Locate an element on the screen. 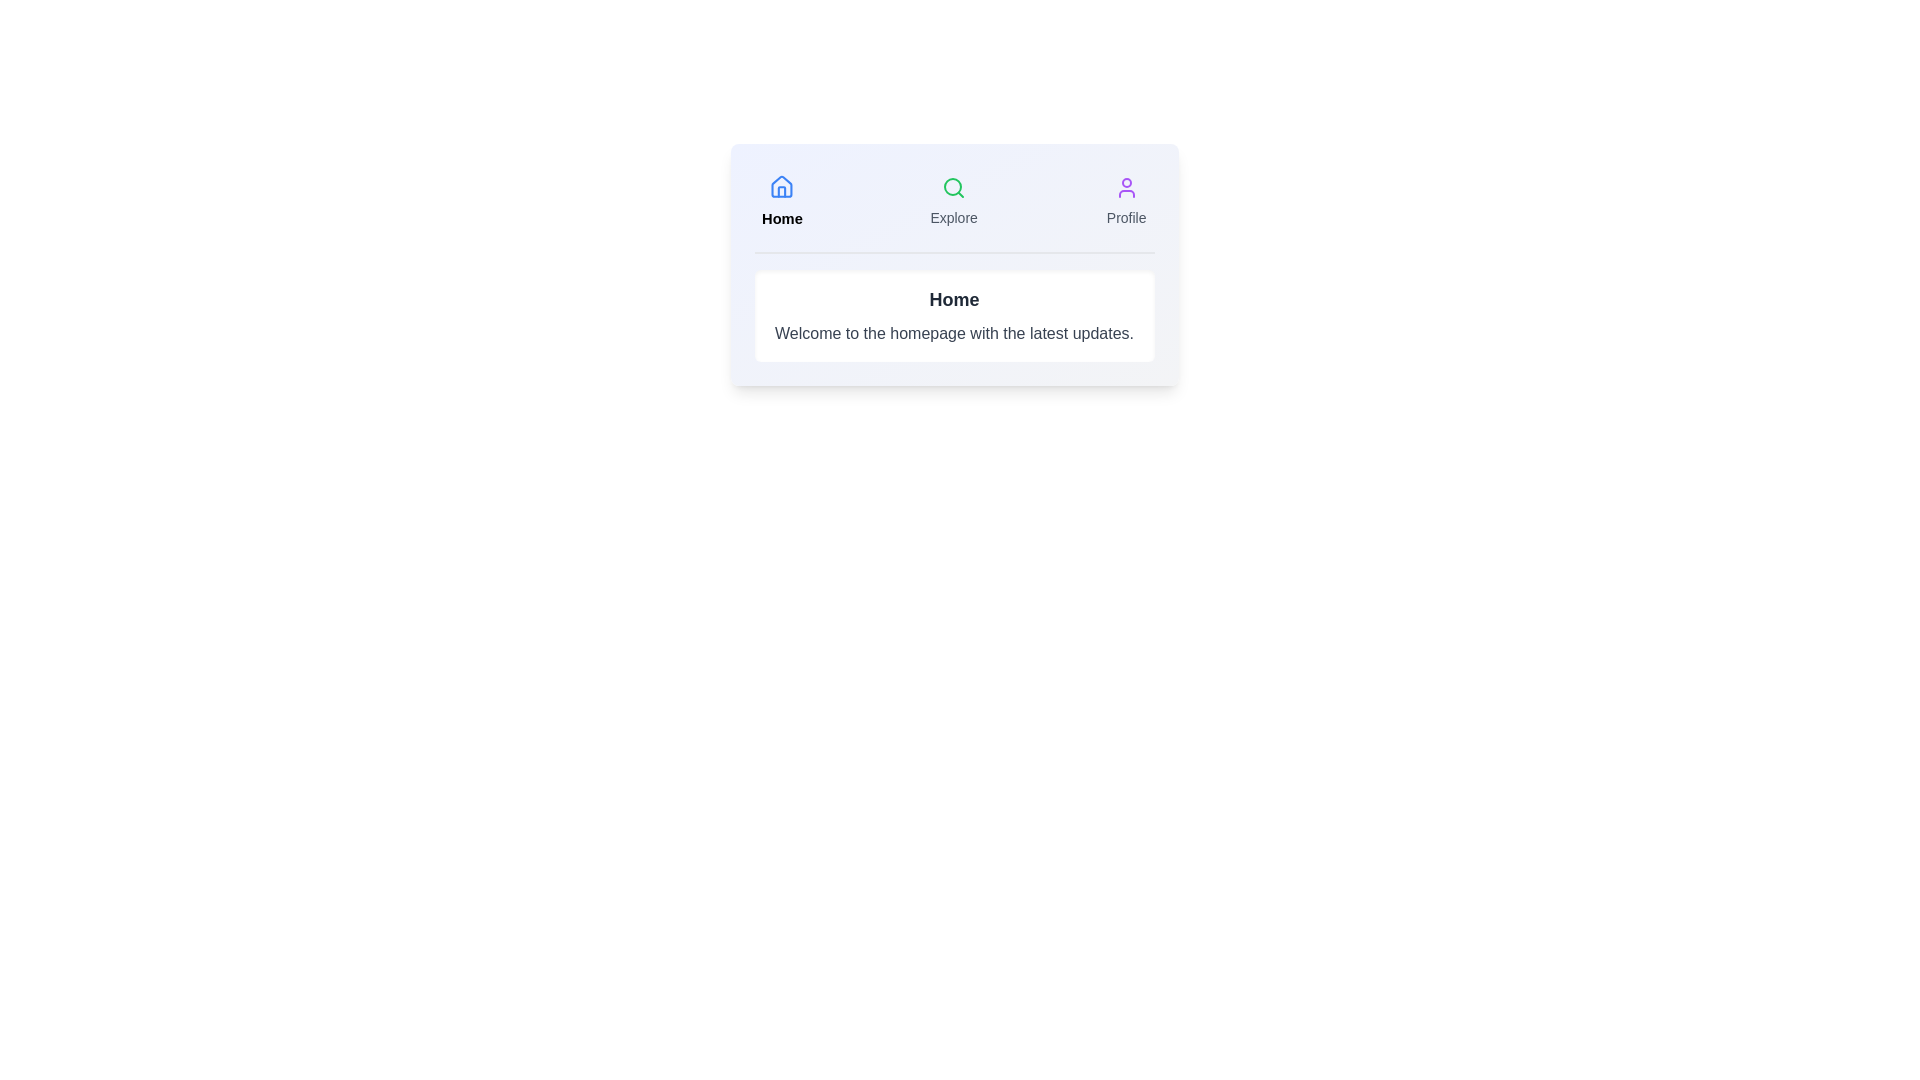  the Profile tab to switch content is located at coordinates (1126, 201).